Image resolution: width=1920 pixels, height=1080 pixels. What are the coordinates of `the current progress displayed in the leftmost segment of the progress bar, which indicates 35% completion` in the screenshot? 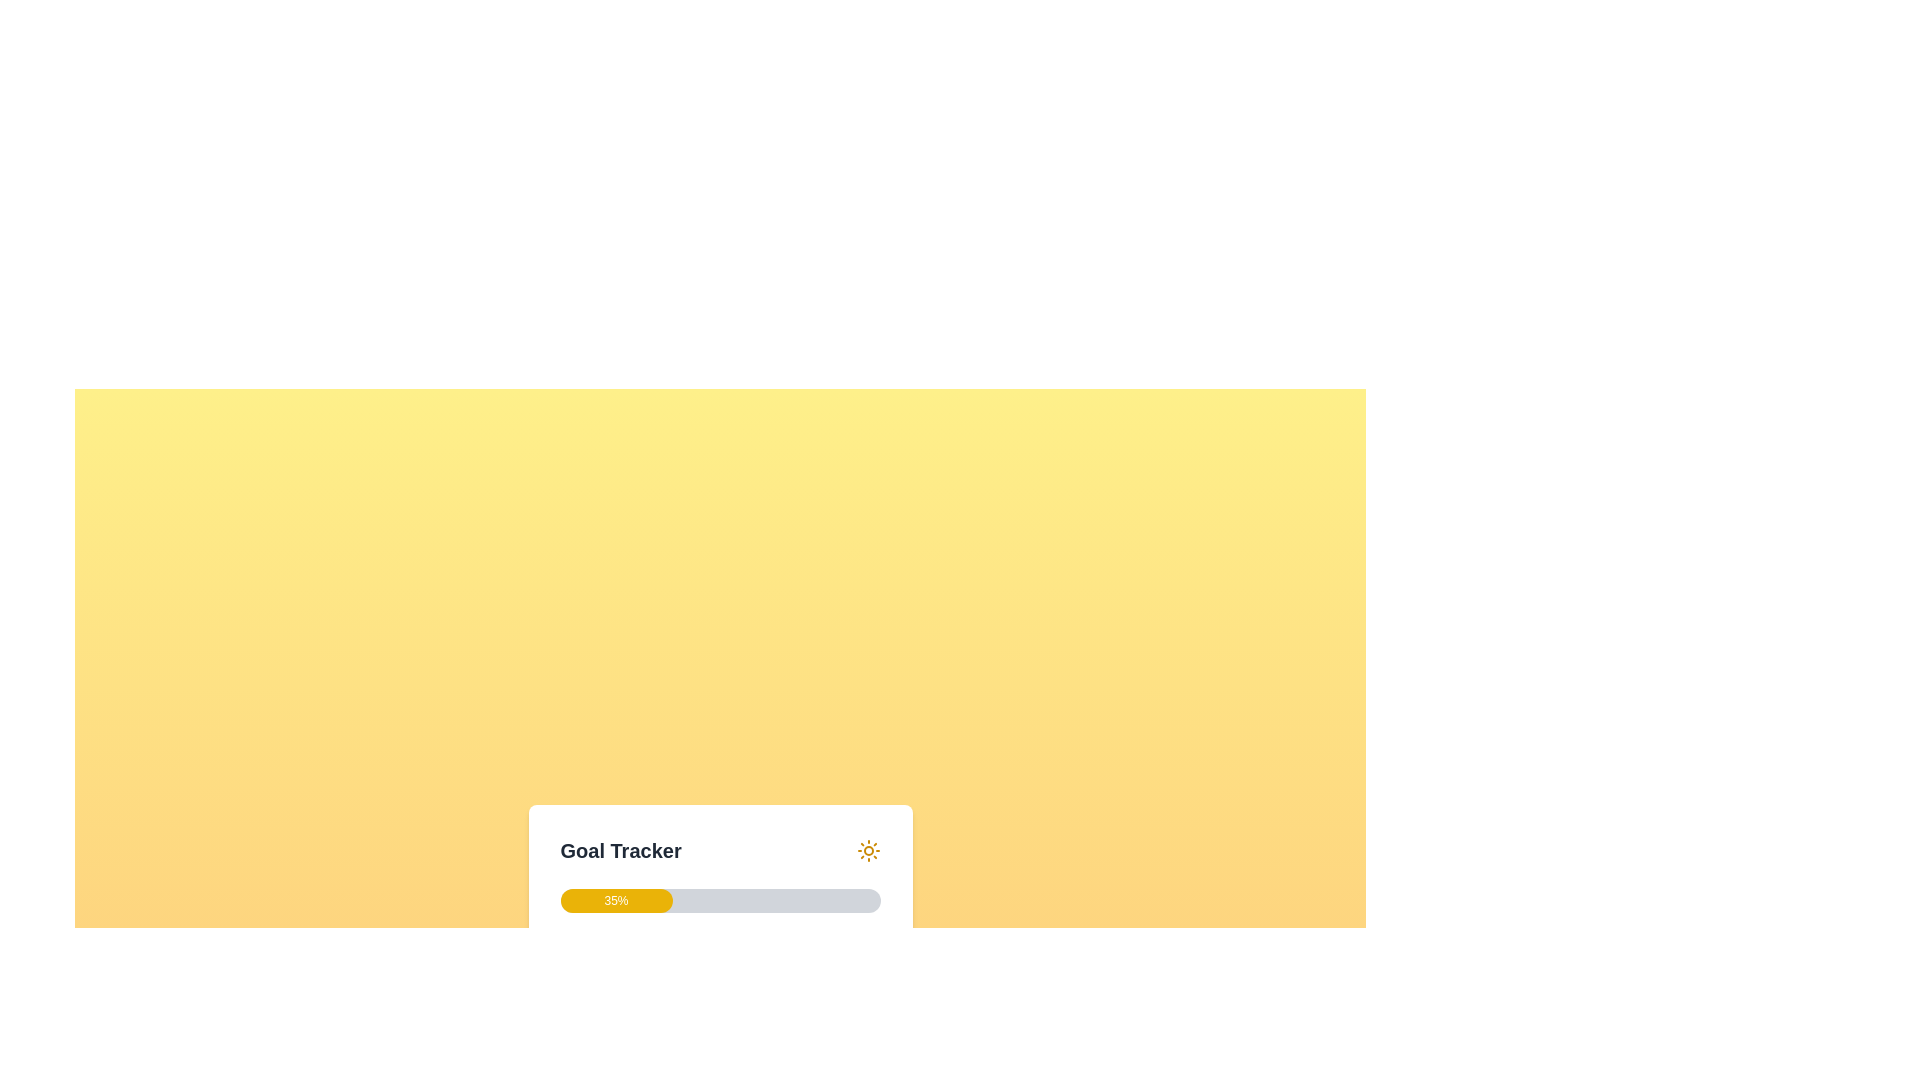 It's located at (615, 901).